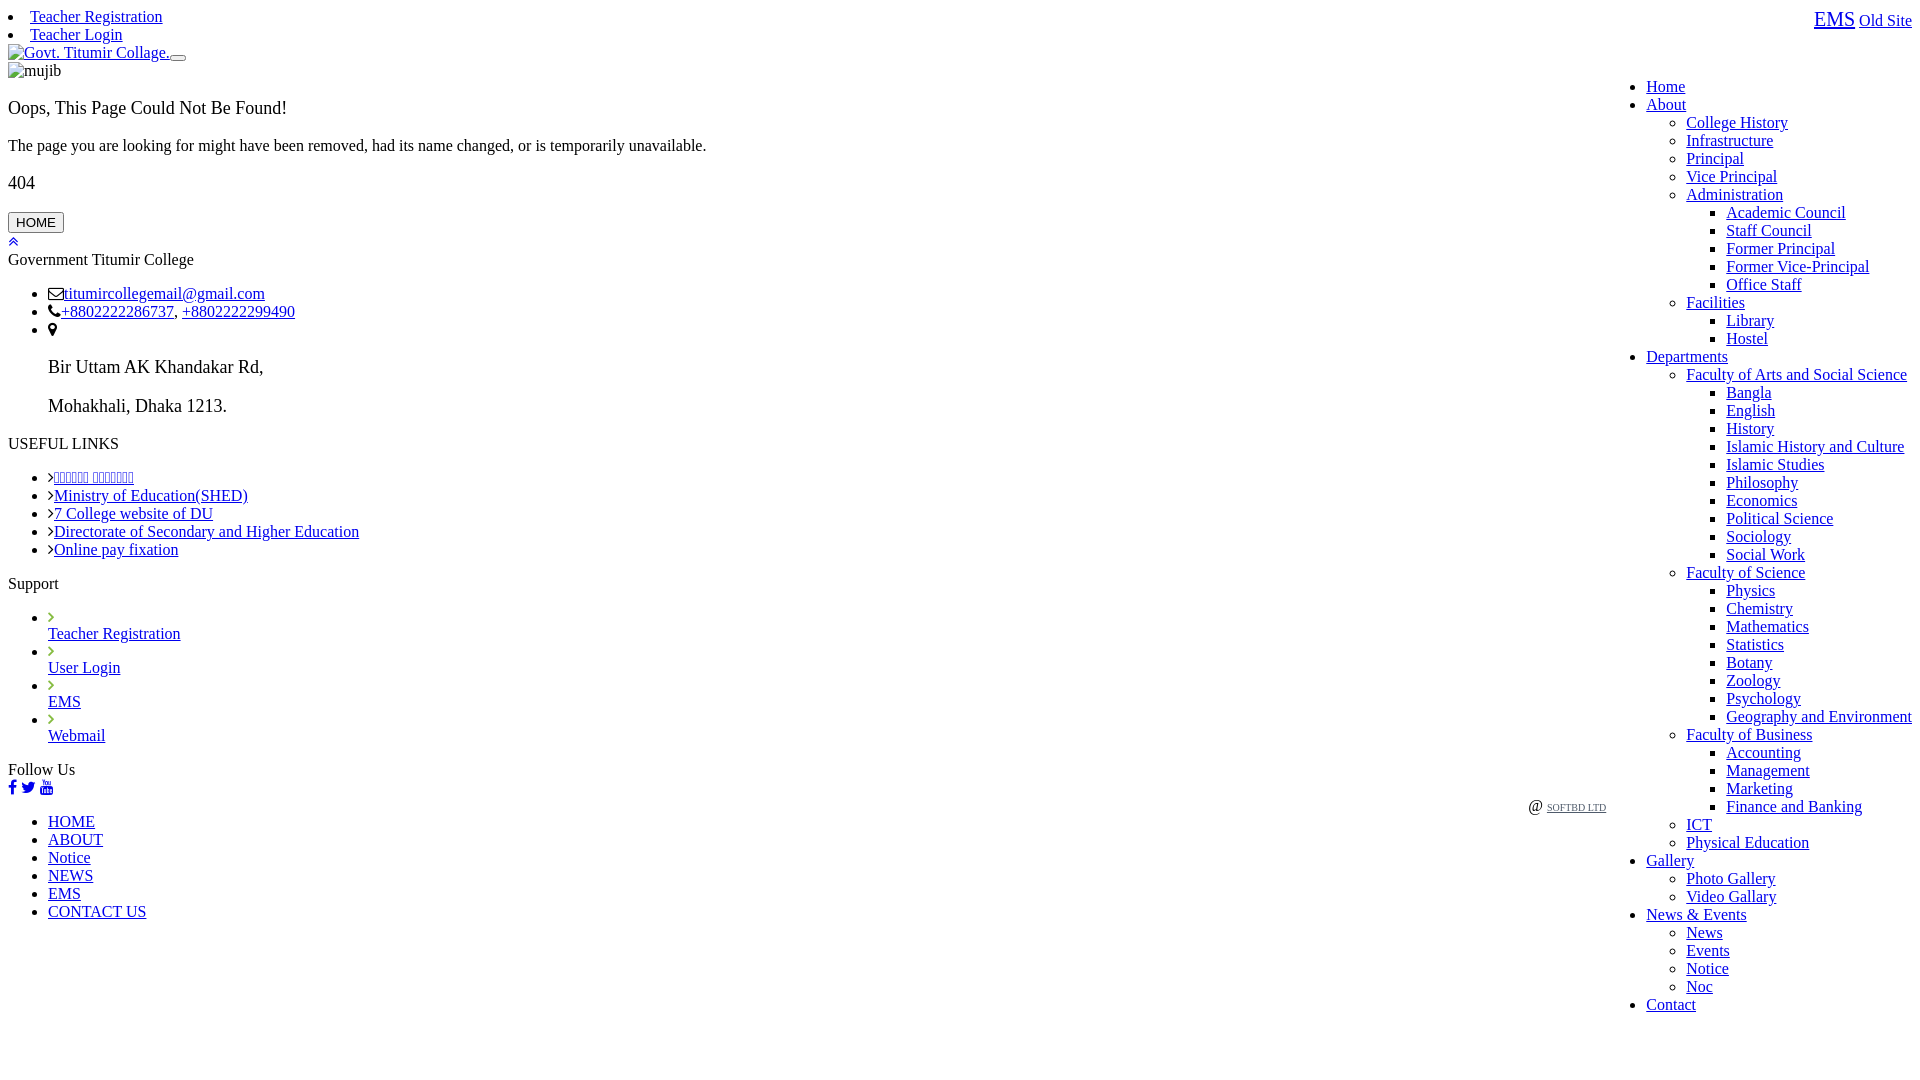 This screenshot has width=1920, height=1080. What do you see at coordinates (1685, 355) in the screenshot?
I see `'Departments'` at bounding box center [1685, 355].